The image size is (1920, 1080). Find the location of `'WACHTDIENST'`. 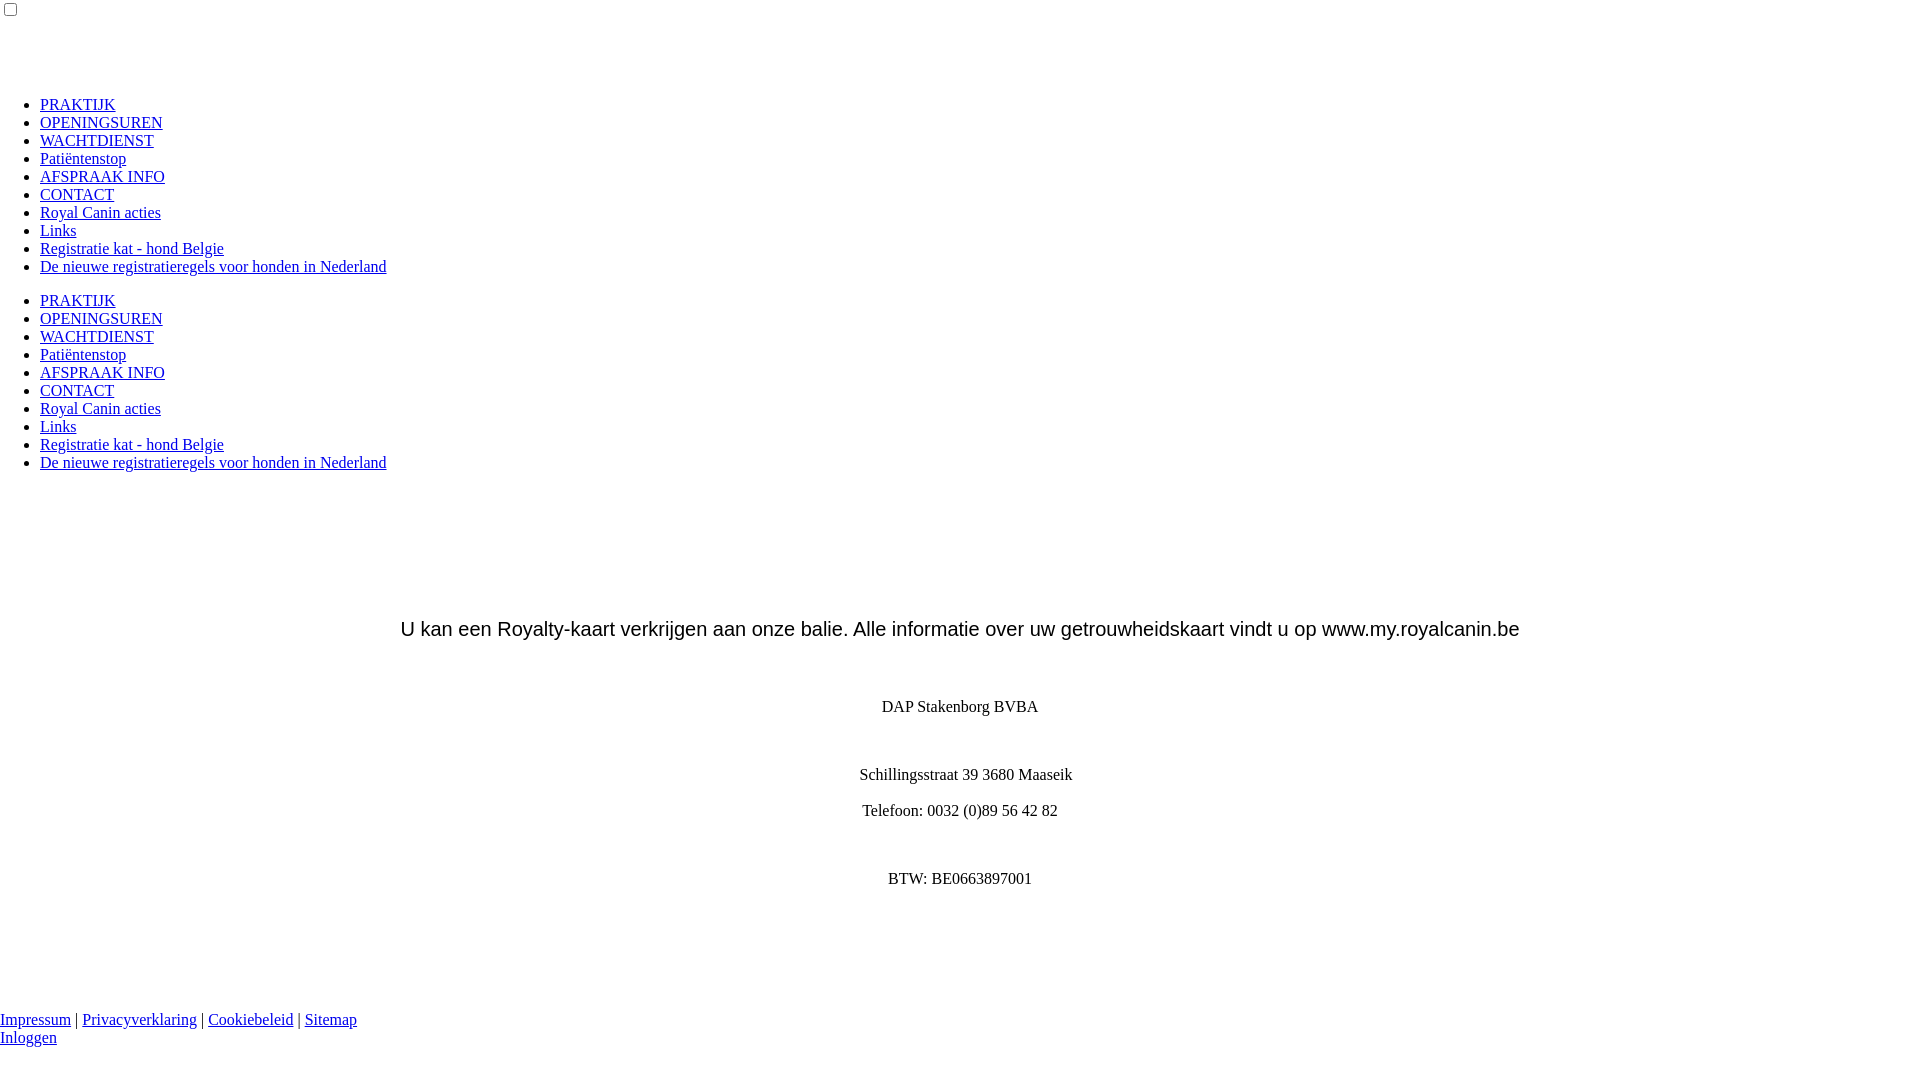

'WACHTDIENST' is located at coordinates (95, 139).